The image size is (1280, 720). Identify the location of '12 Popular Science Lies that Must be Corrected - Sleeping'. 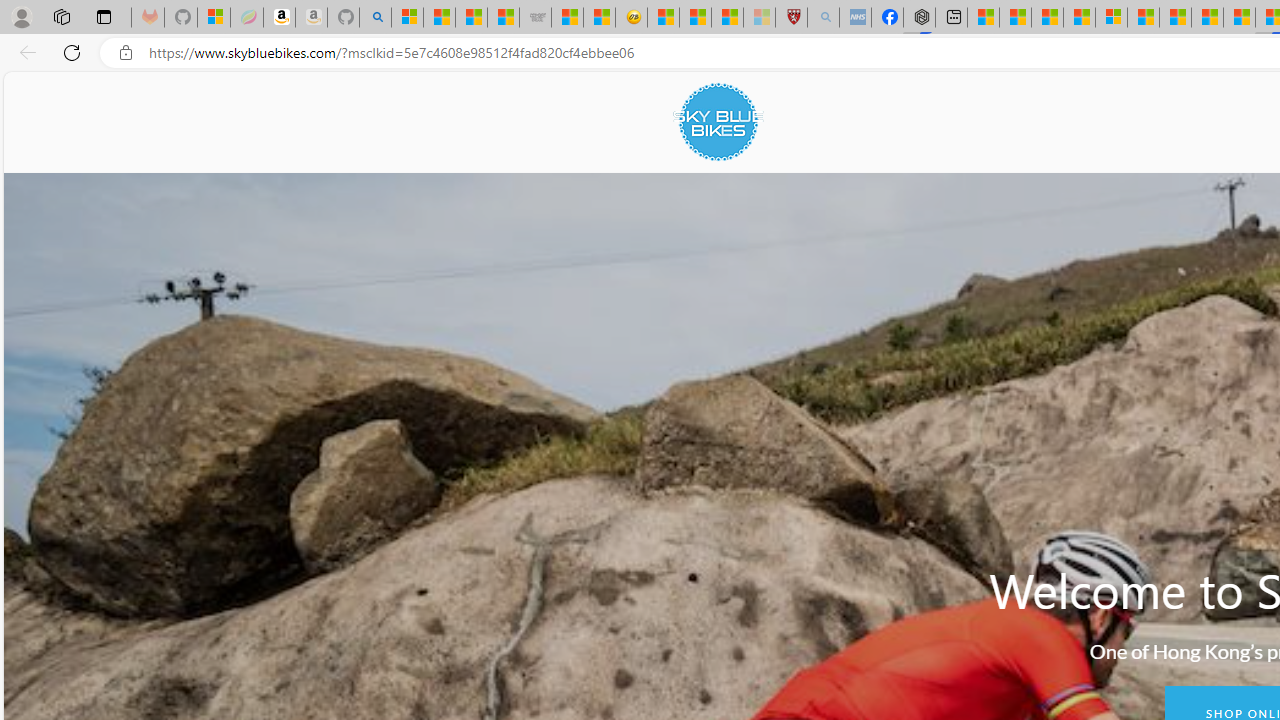
(758, 17).